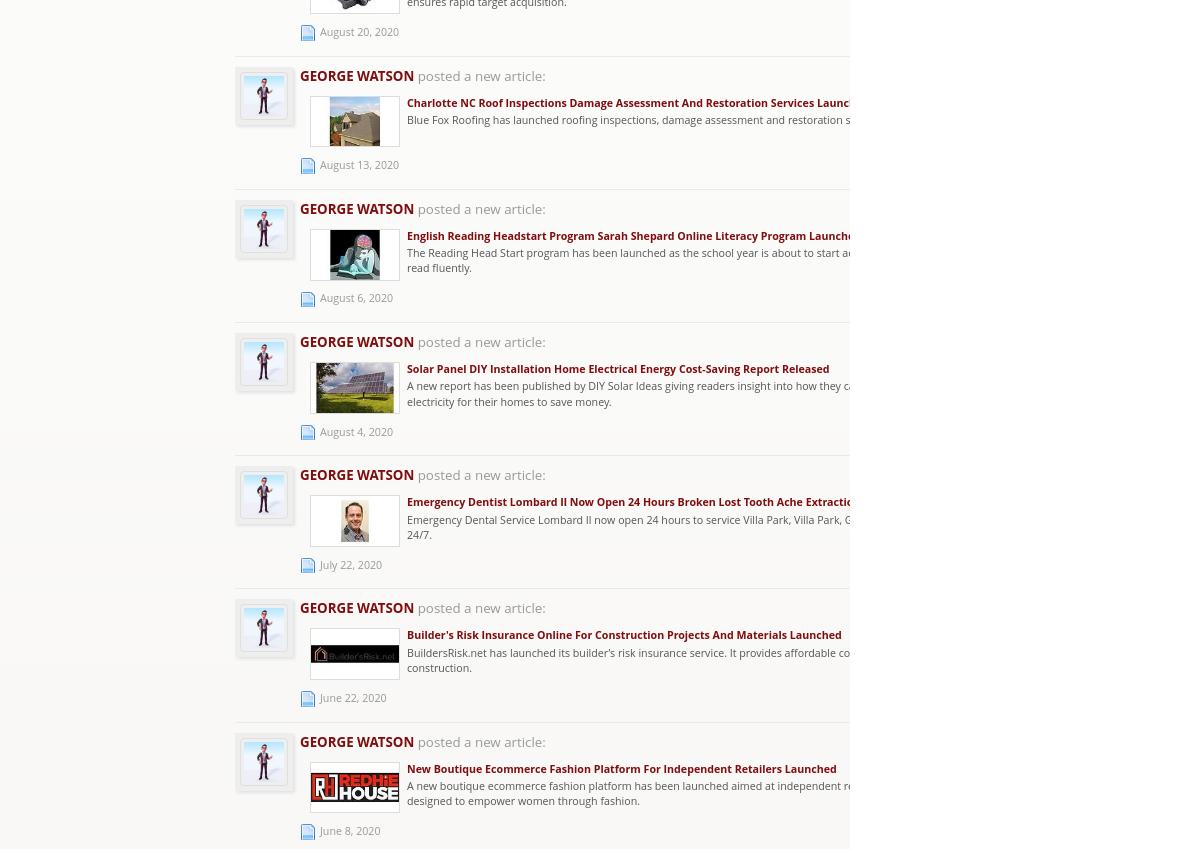 This screenshot has width=1200, height=849. What do you see at coordinates (770, 392) in the screenshot?
I see `'A new report has been published by DIY Solar Ideas giving readers insight into how they can build environmentally friendly solar panels to generate electricity for their homes to save money.'` at bounding box center [770, 392].